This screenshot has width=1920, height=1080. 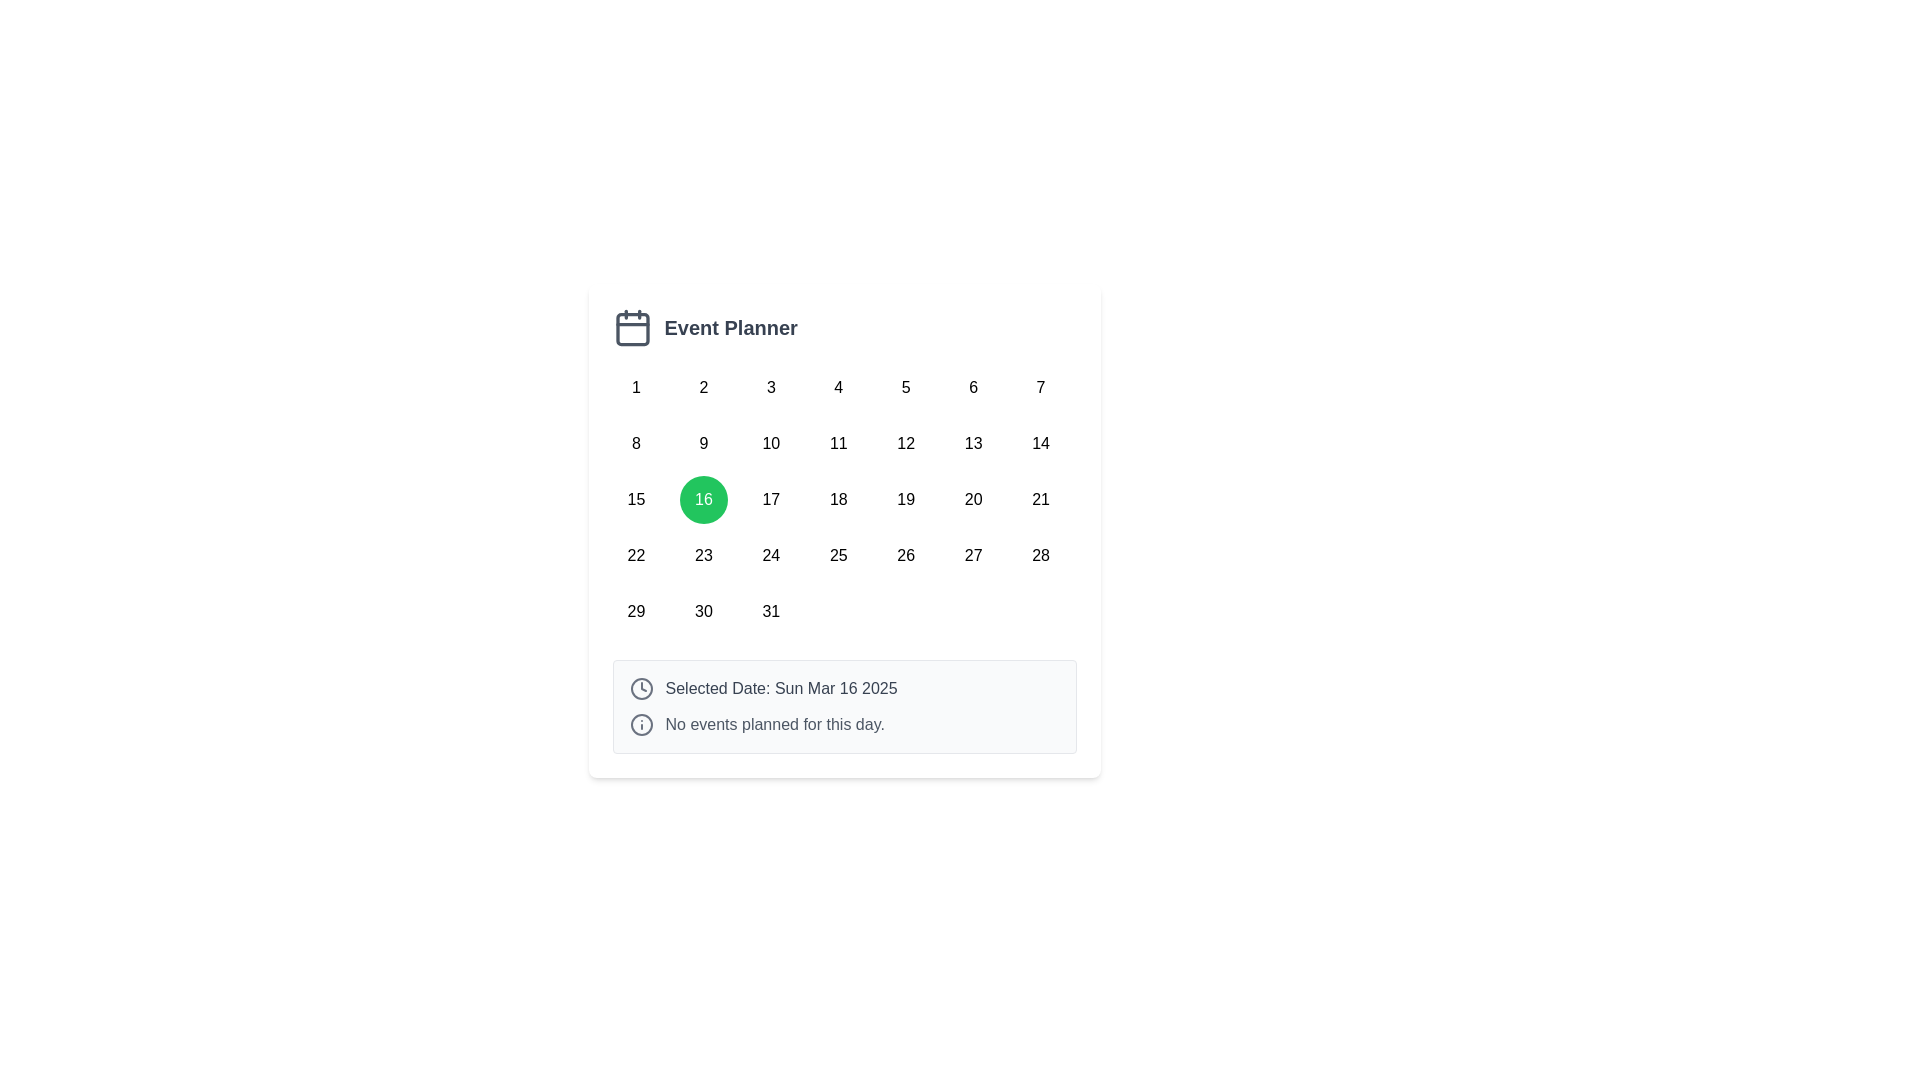 I want to click on the calendar icon that symbolizes the event-planning feature, located to the far left of the 'Event Planner' title, so click(x=631, y=326).